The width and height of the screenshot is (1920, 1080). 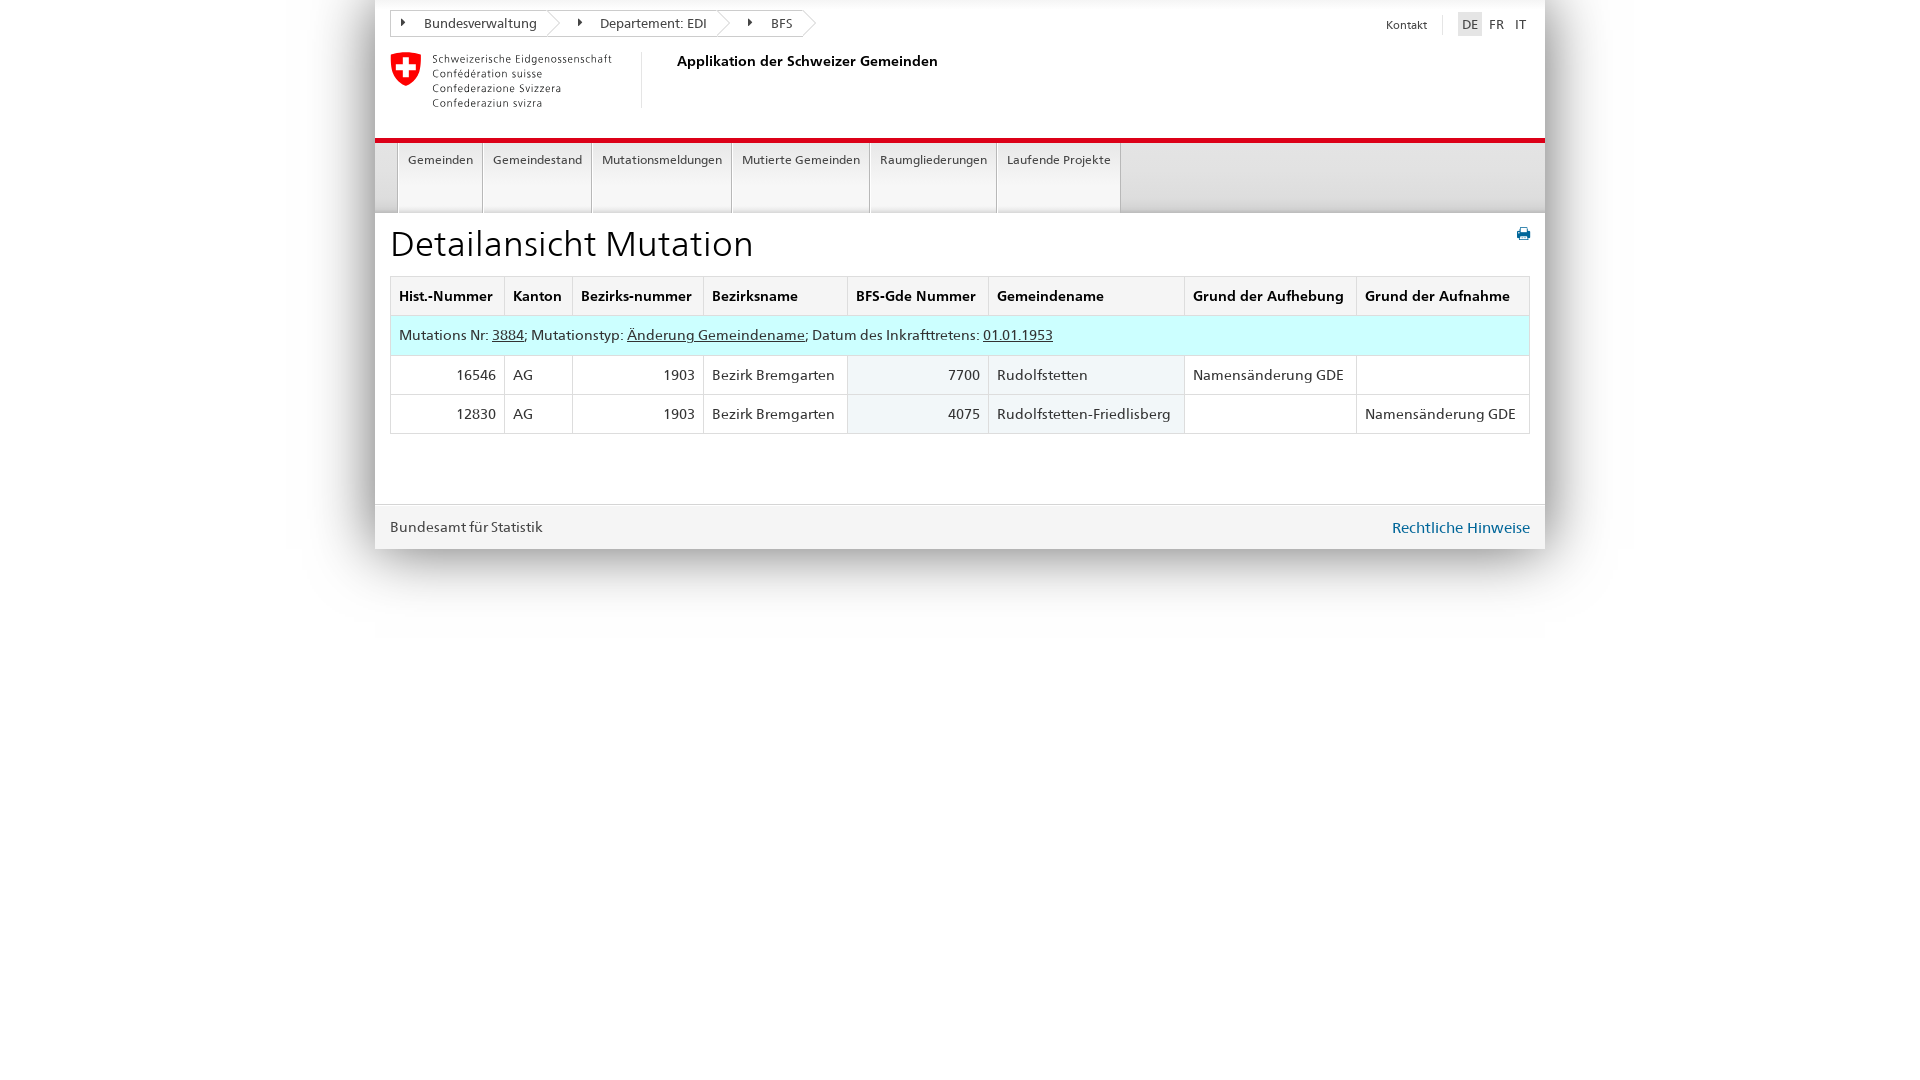 What do you see at coordinates (1522, 233) in the screenshot?
I see `'print'` at bounding box center [1522, 233].